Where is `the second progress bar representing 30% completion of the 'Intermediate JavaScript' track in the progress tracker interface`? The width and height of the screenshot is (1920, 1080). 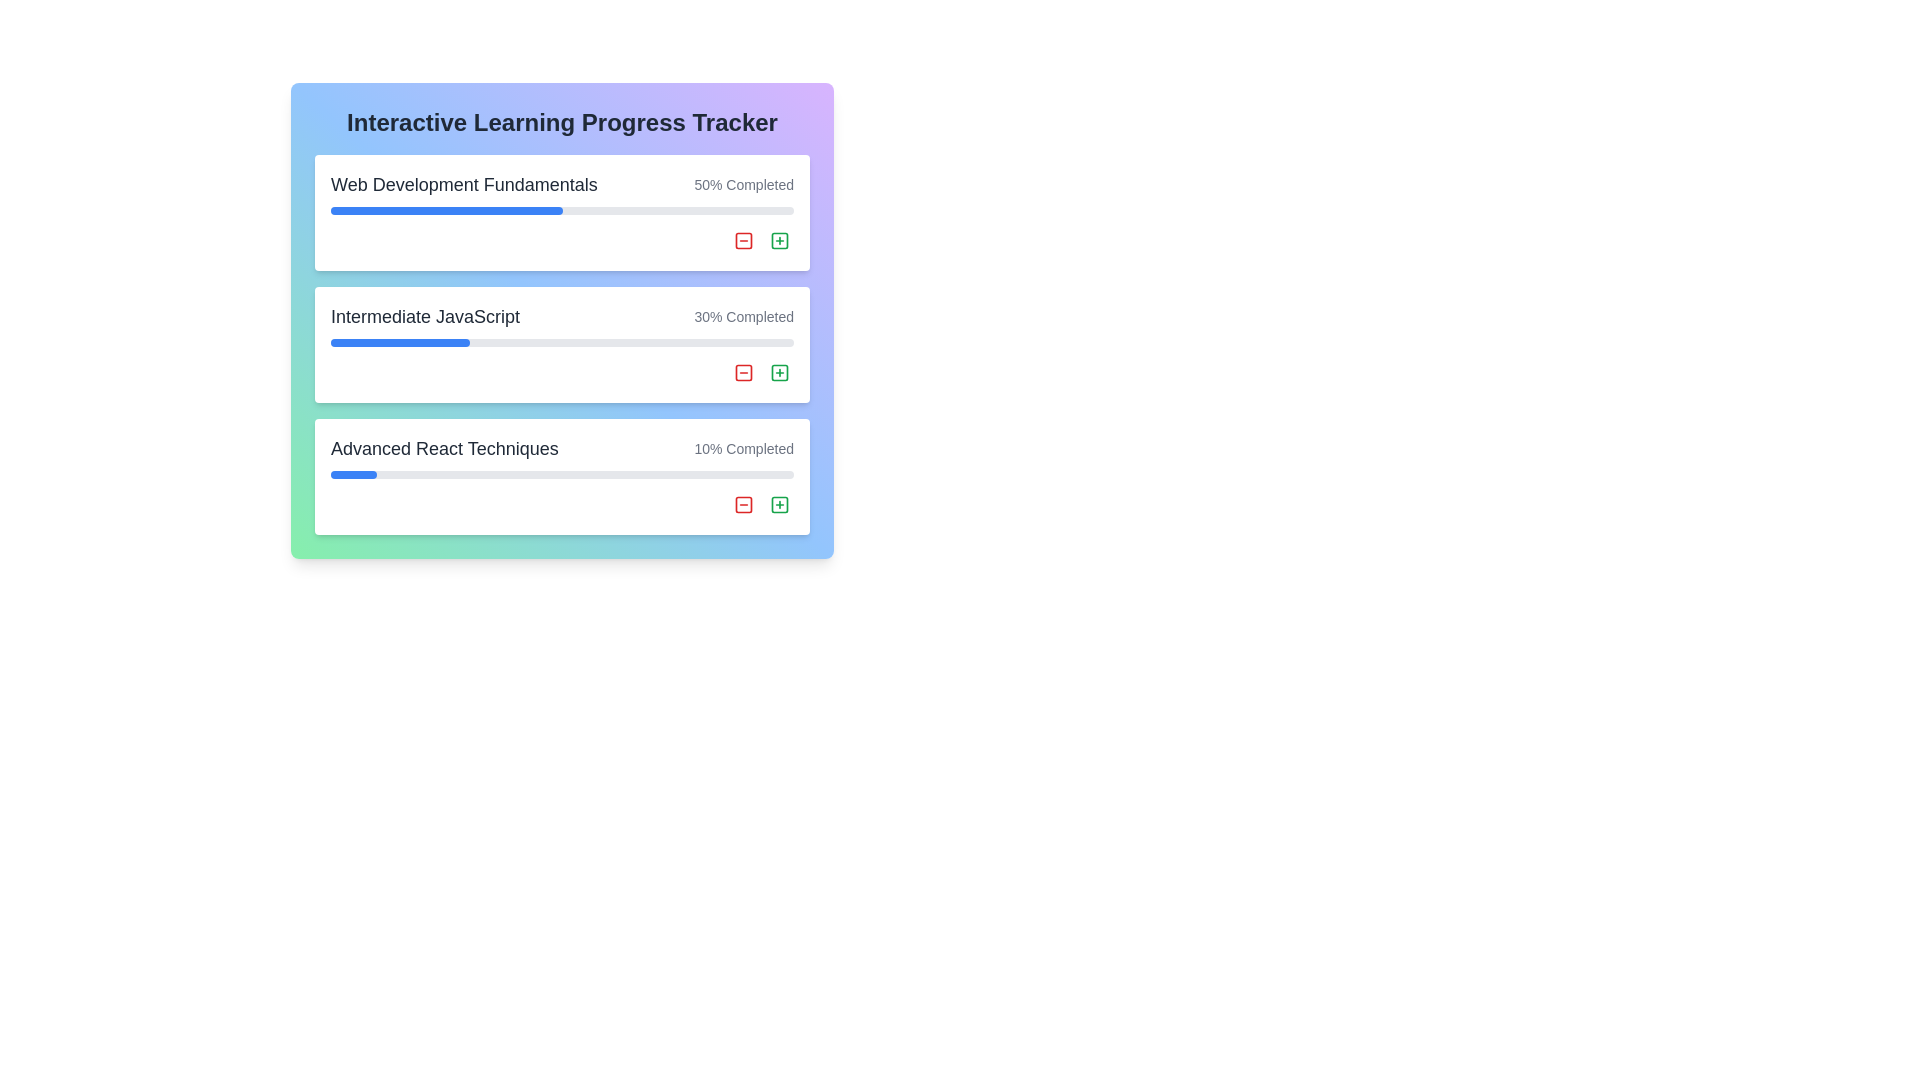 the second progress bar representing 30% completion of the 'Intermediate JavaScript' track in the progress tracker interface is located at coordinates (561, 343).